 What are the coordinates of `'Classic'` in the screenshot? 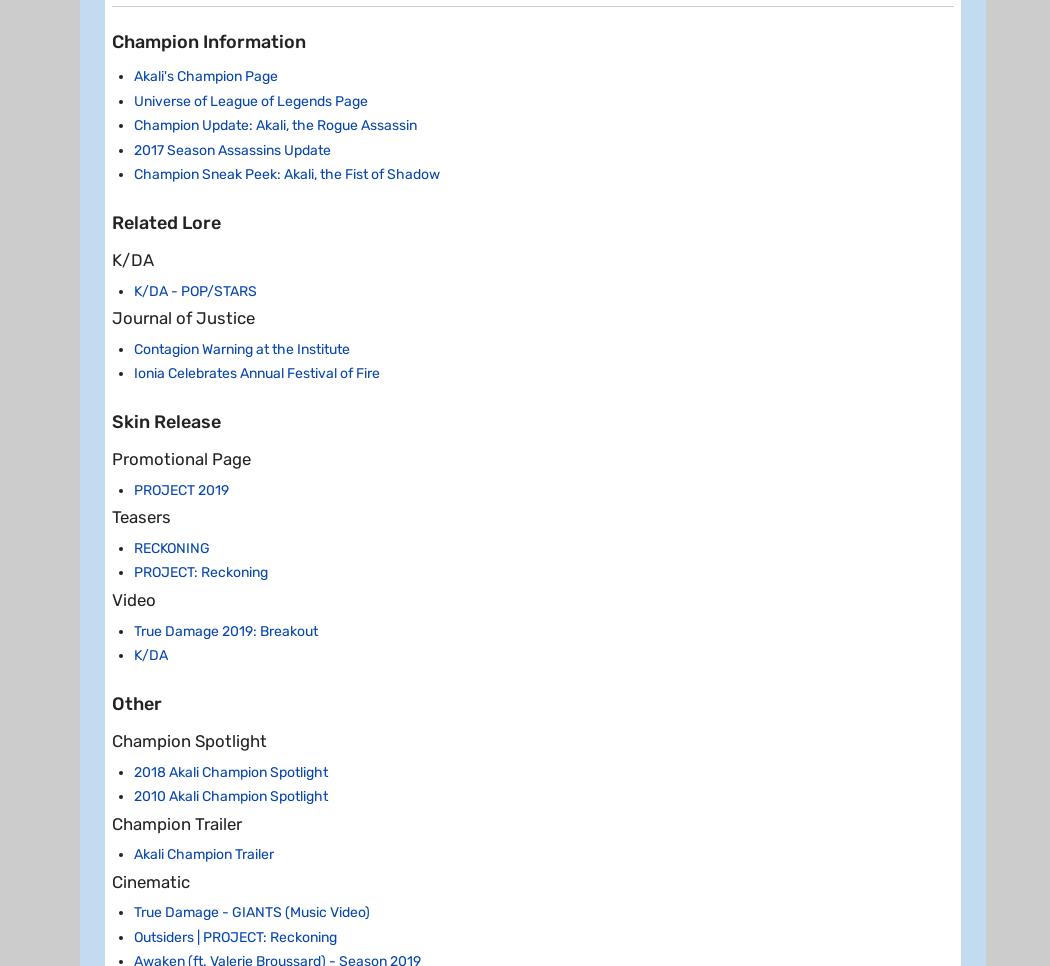 It's located at (518, 723).